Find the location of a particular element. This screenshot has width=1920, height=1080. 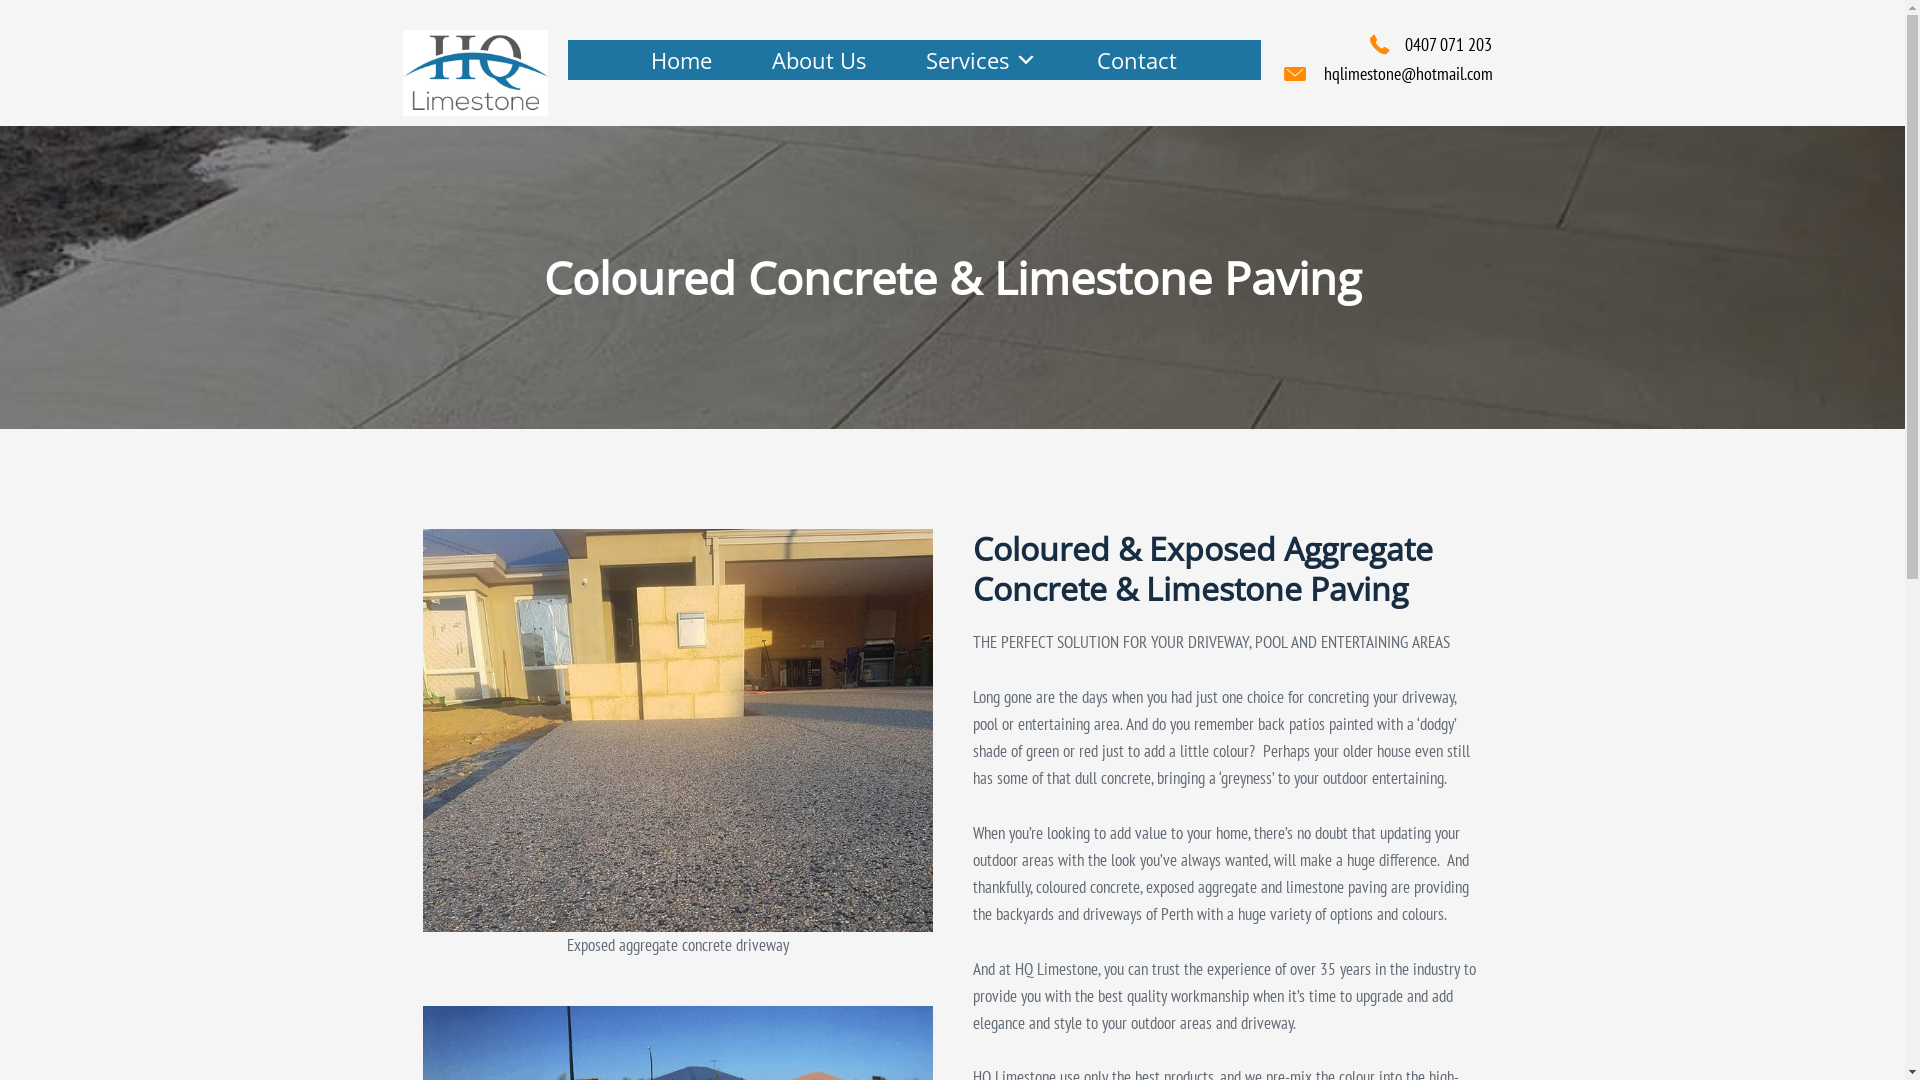

'hqlimestone@hotmail.com' is located at coordinates (1407, 72).